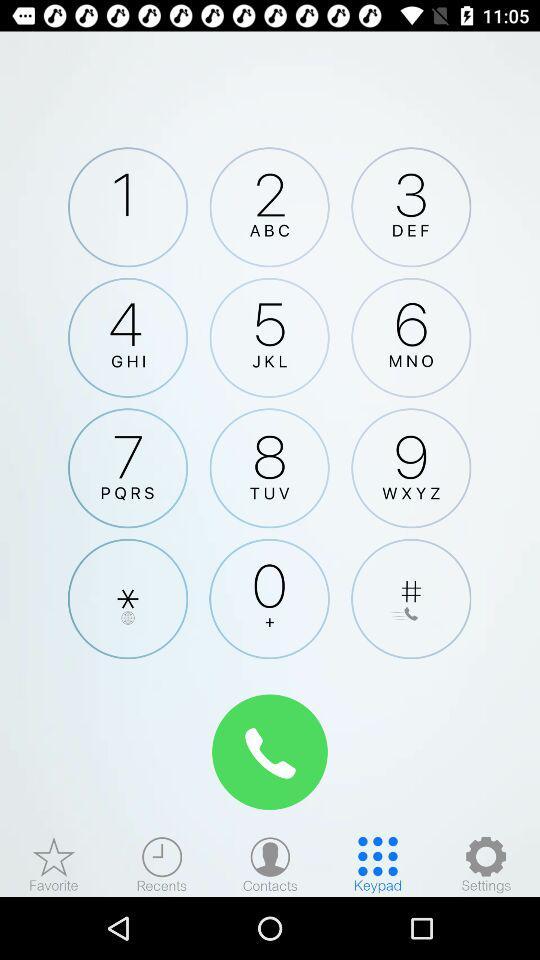 This screenshot has height=960, width=540. I want to click on call number, so click(270, 751).